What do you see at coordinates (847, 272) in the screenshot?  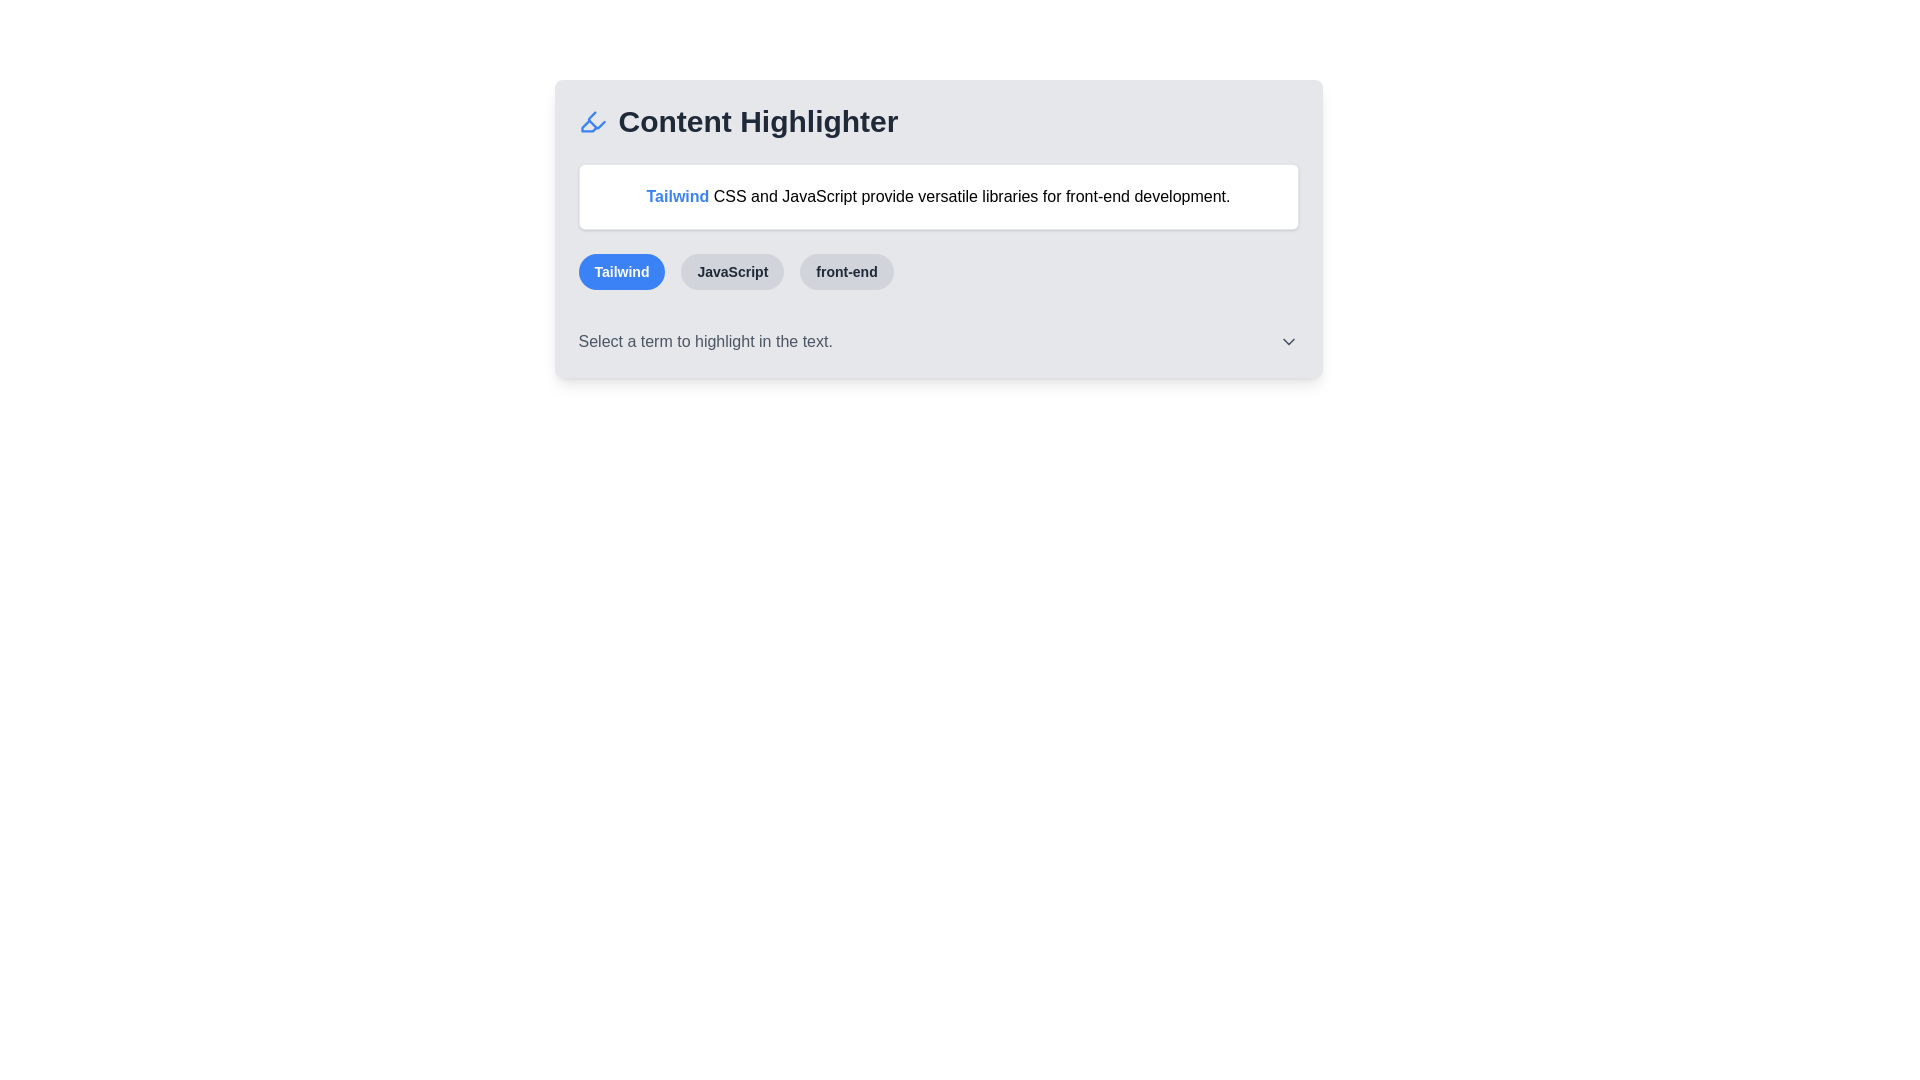 I see `the pill-shaped button labeled 'front-end' with a light gray background and dark gray text to initiate a quick selection action` at bounding box center [847, 272].